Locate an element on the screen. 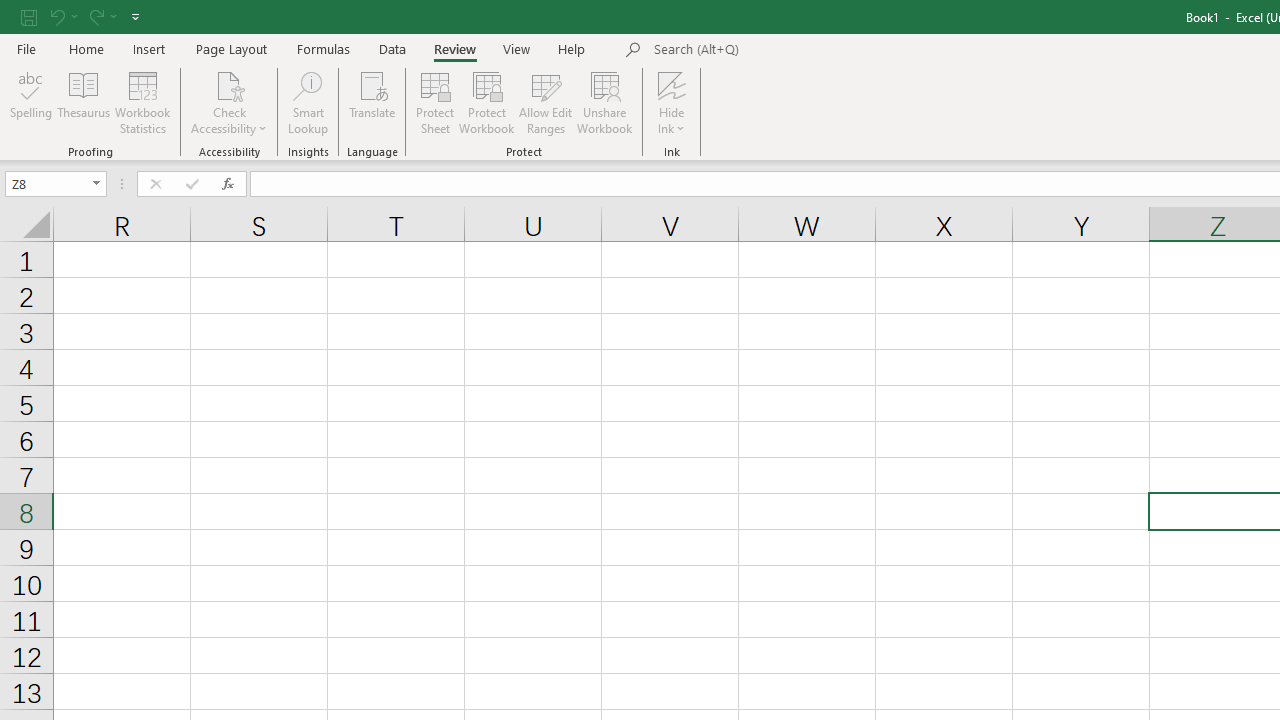 This screenshot has height=720, width=1280. 'Spelling...' is located at coordinates (31, 103).